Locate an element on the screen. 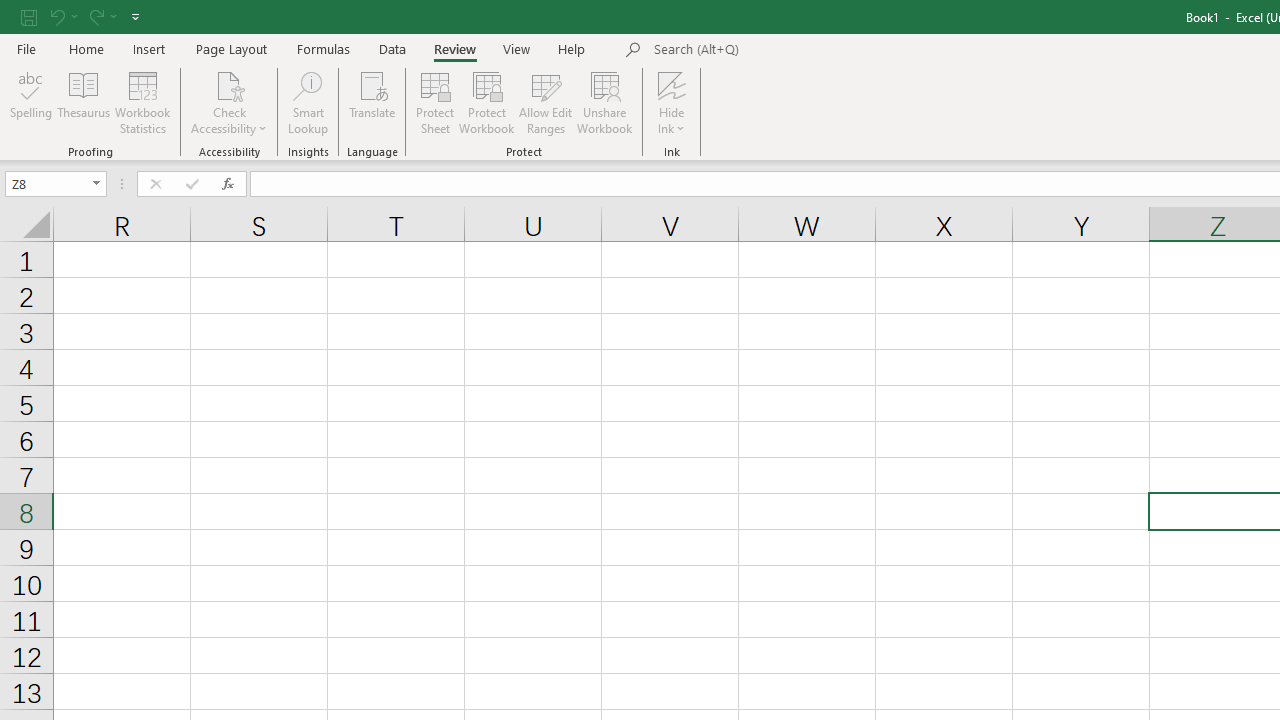 This screenshot has height=720, width=1280. 'Spelling...' is located at coordinates (31, 103).